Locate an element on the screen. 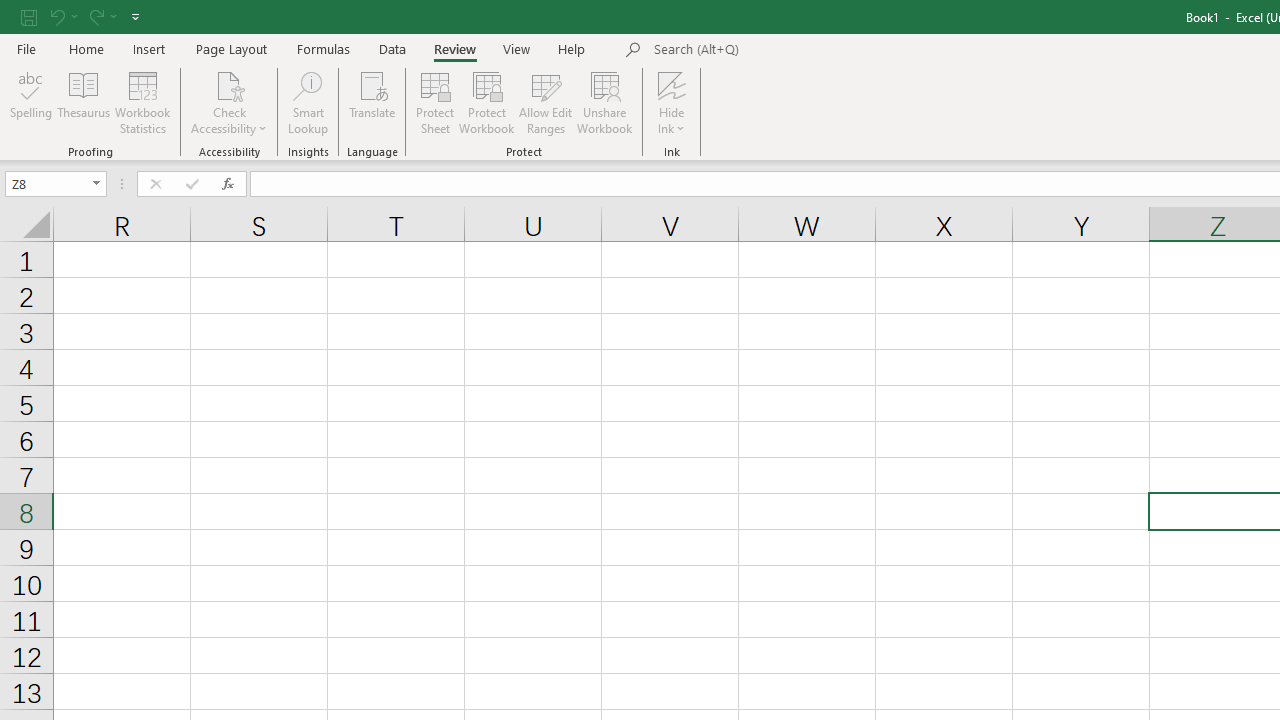 This screenshot has height=720, width=1280. 'Spelling...' is located at coordinates (31, 103).